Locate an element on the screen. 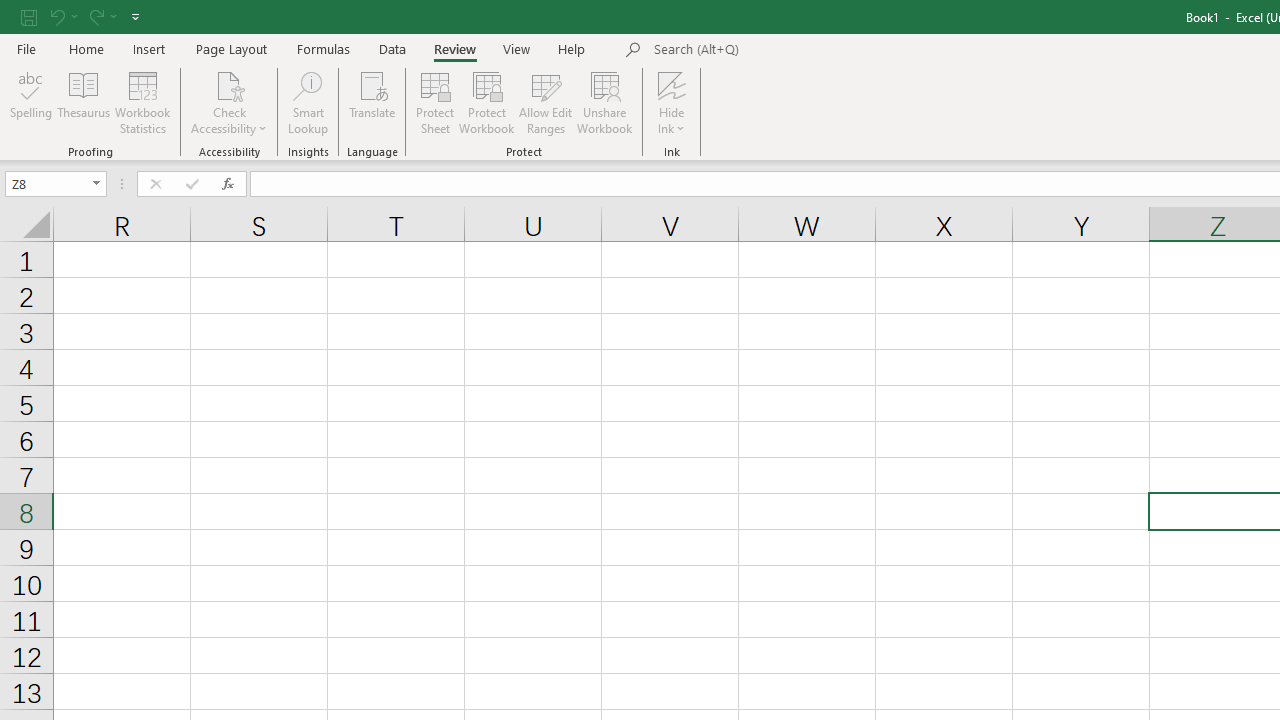 This screenshot has height=720, width=1280. 'Spelling...' is located at coordinates (31, 103).